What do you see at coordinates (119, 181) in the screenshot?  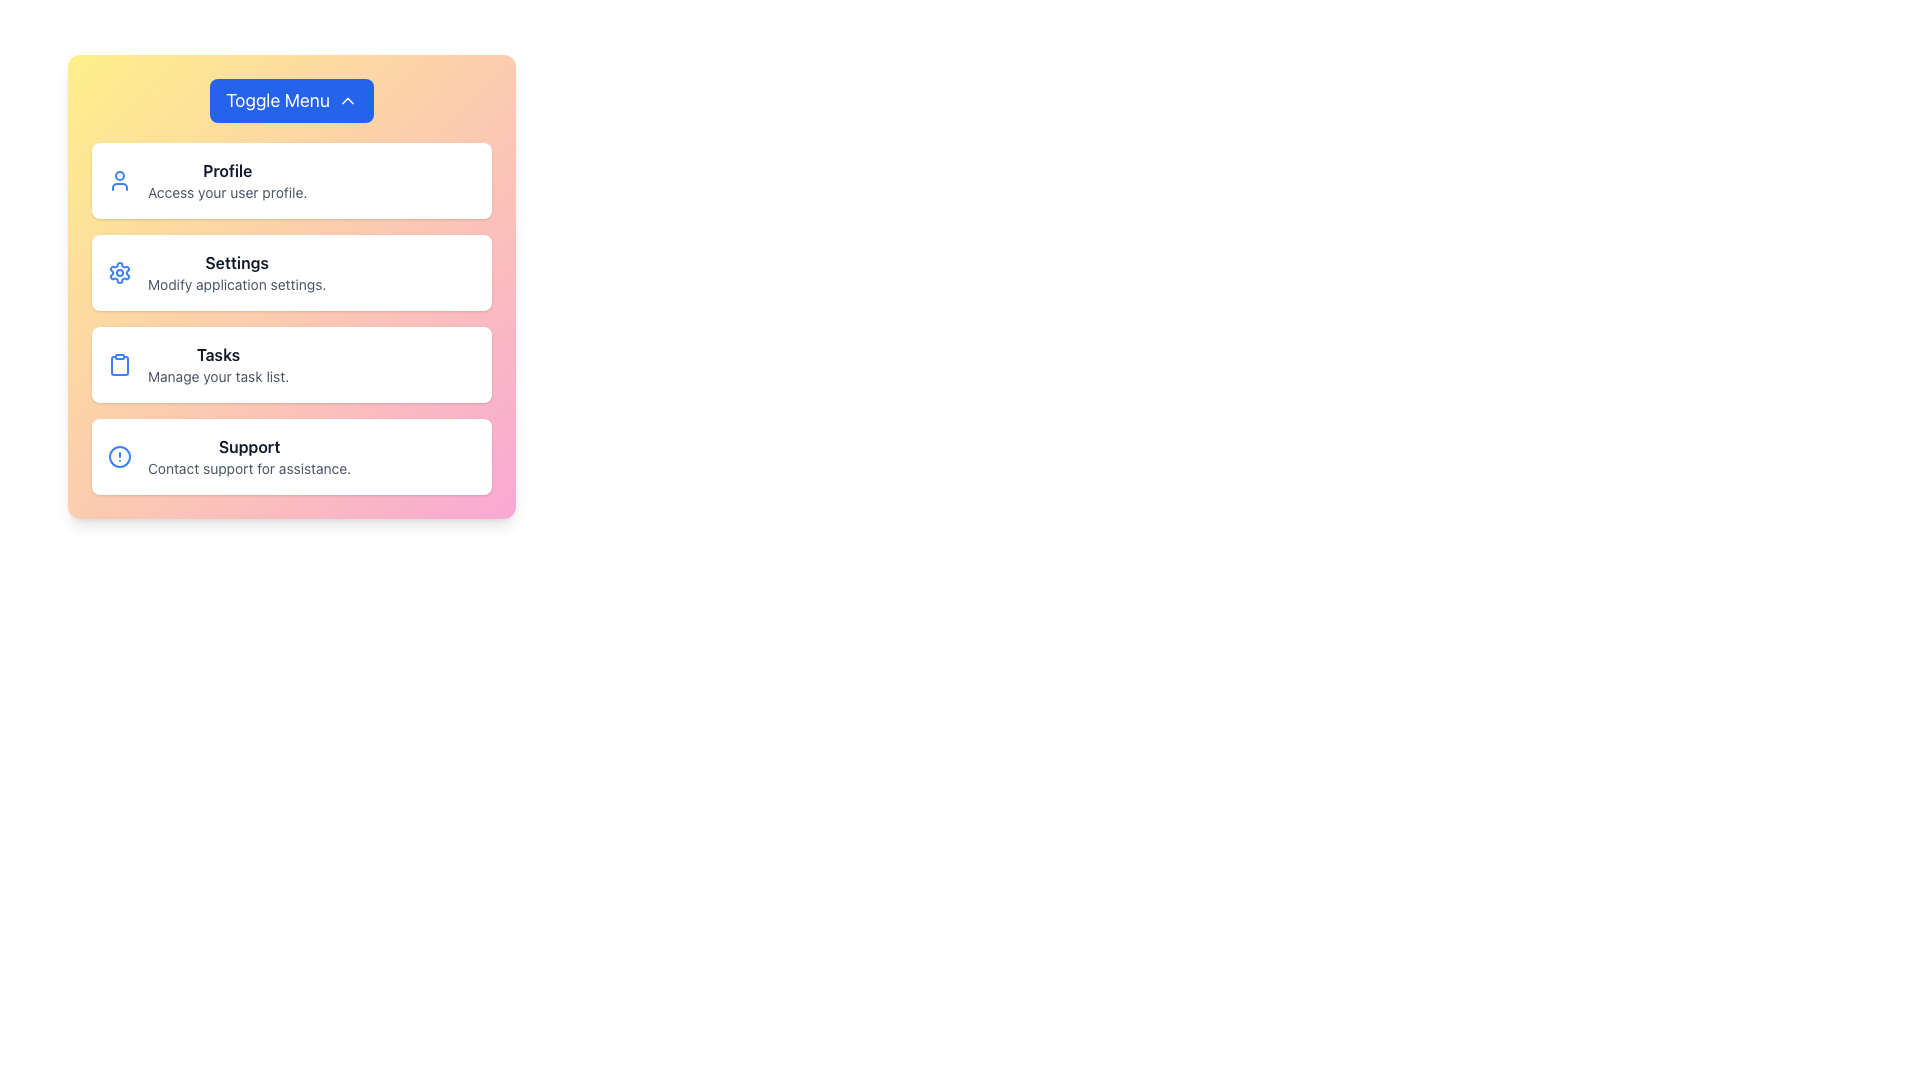 I see `the user icon SVG graphic, which is located to the far left of the 'Profile' button in the vertical list of options` at bounding box center [119, 181].